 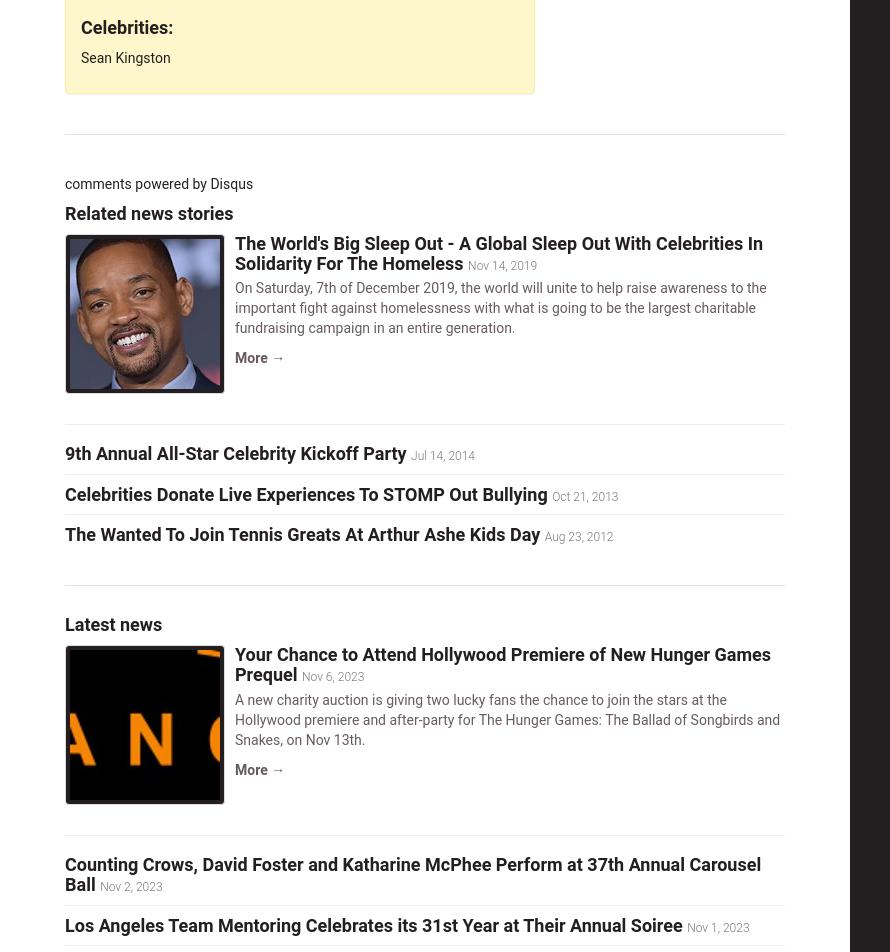 What do you see at coordinates (136, 184) in the screenshot?
I see `'comments powered by'` at bounding box center [136, 184].